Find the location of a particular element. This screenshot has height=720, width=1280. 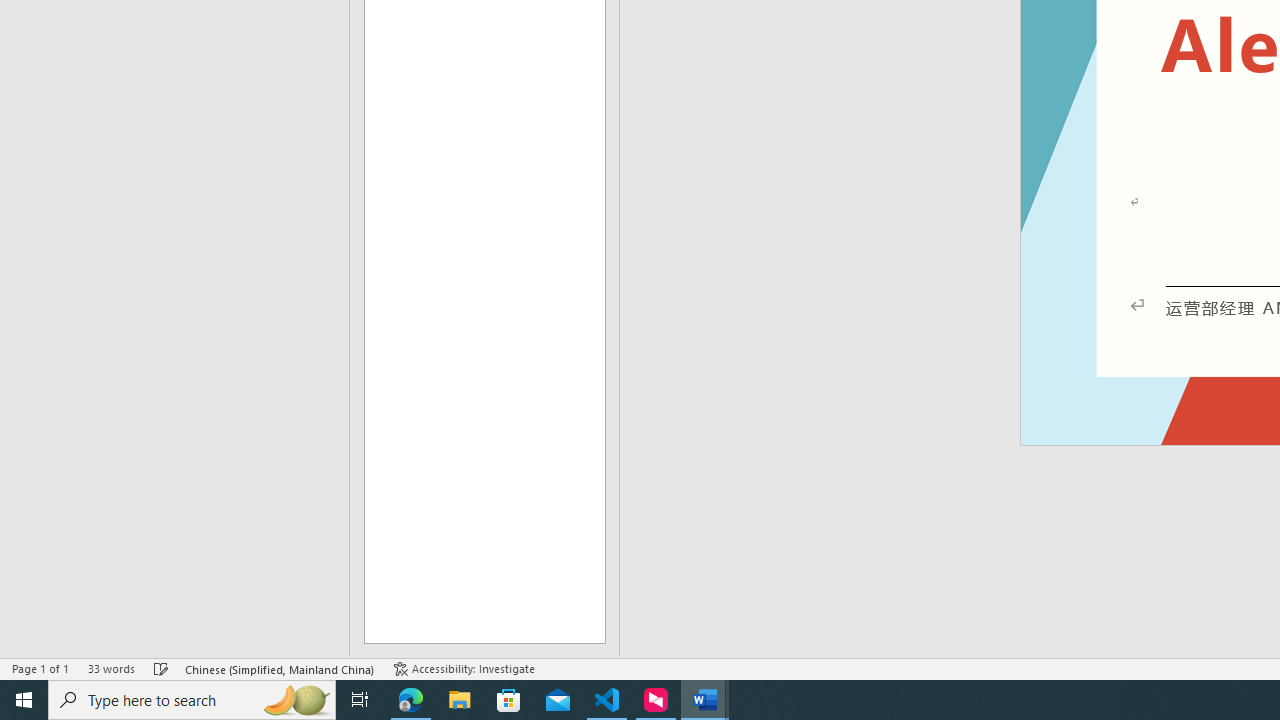

'Spelling and Grammar Check Checking' is located at coordinates (161, 669).